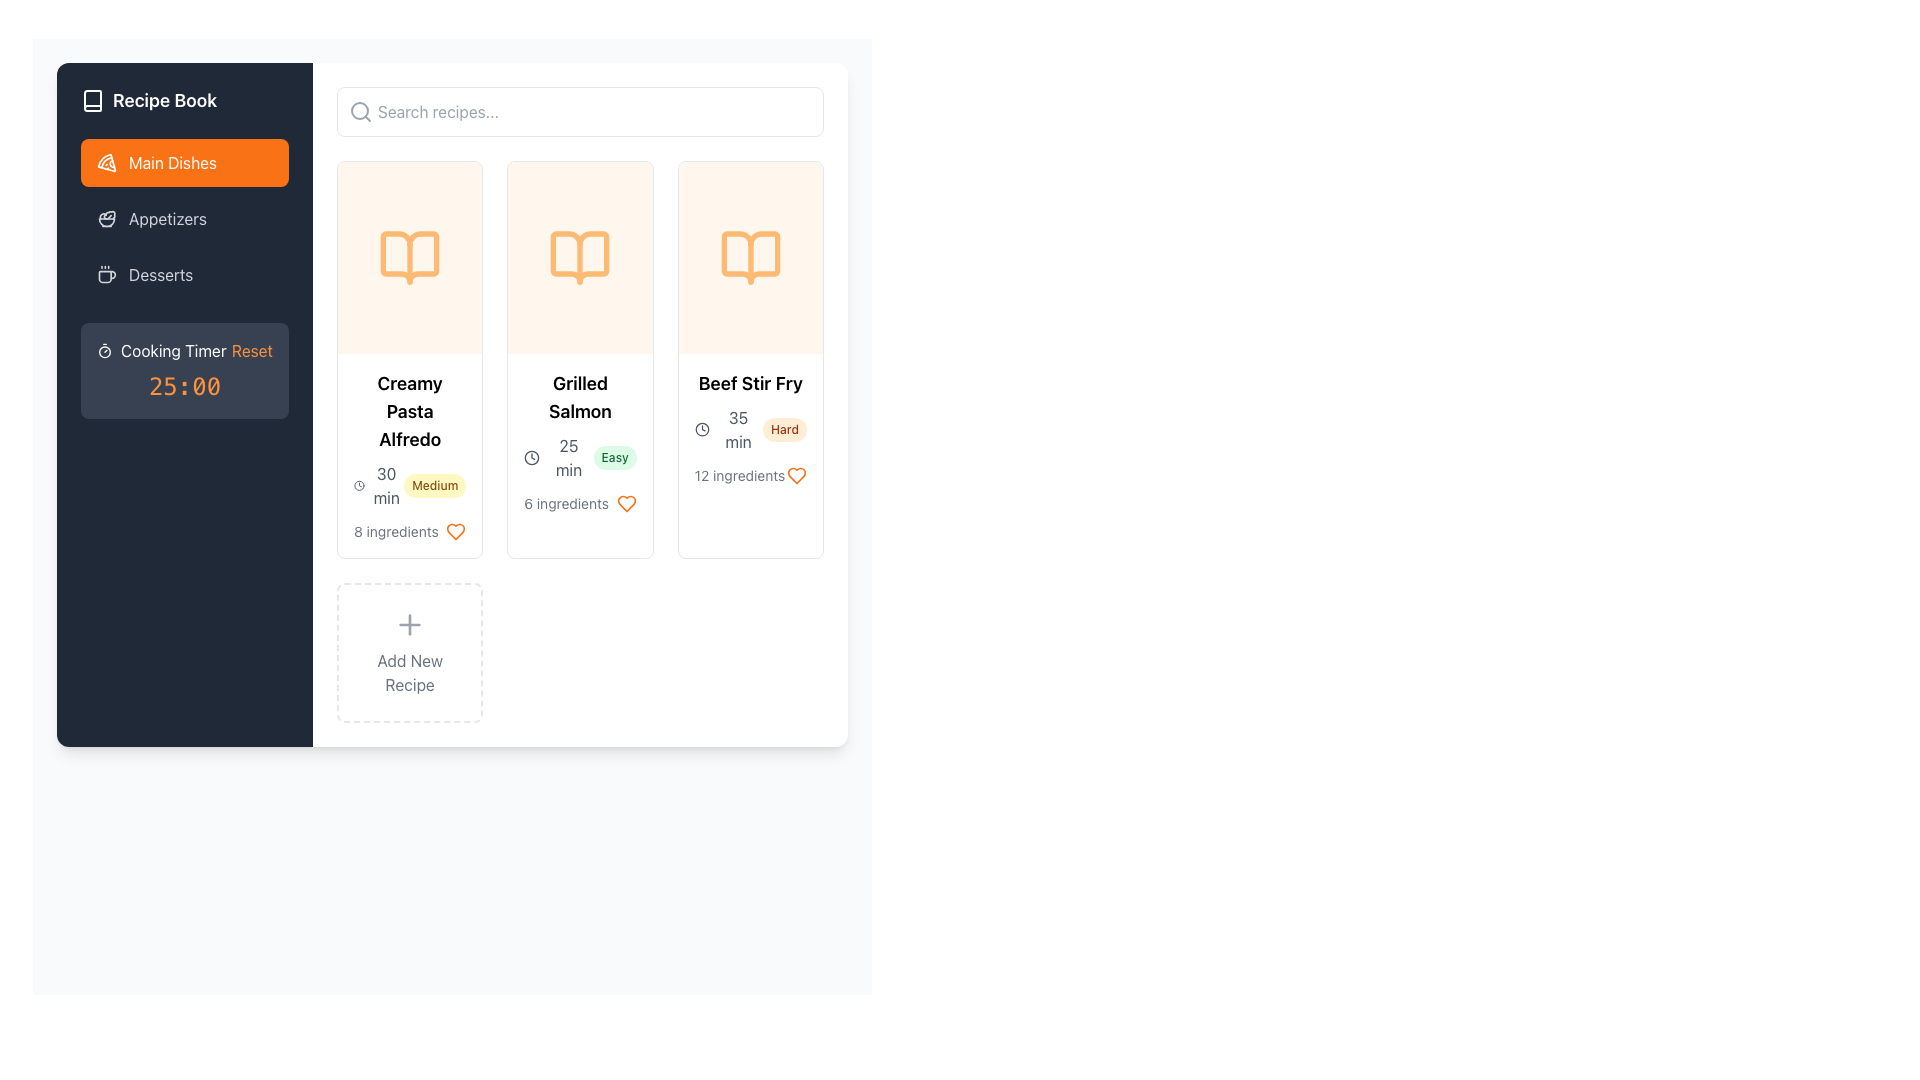 The width and height of the screenshot is (1920, 1080). Describe the element at coordinates (396, 531) in the screenshot. I see `the static text label that provides information on the count of ingredients required for the respective recipe, located at the bottom-left corner of the third recipe card` at that location.